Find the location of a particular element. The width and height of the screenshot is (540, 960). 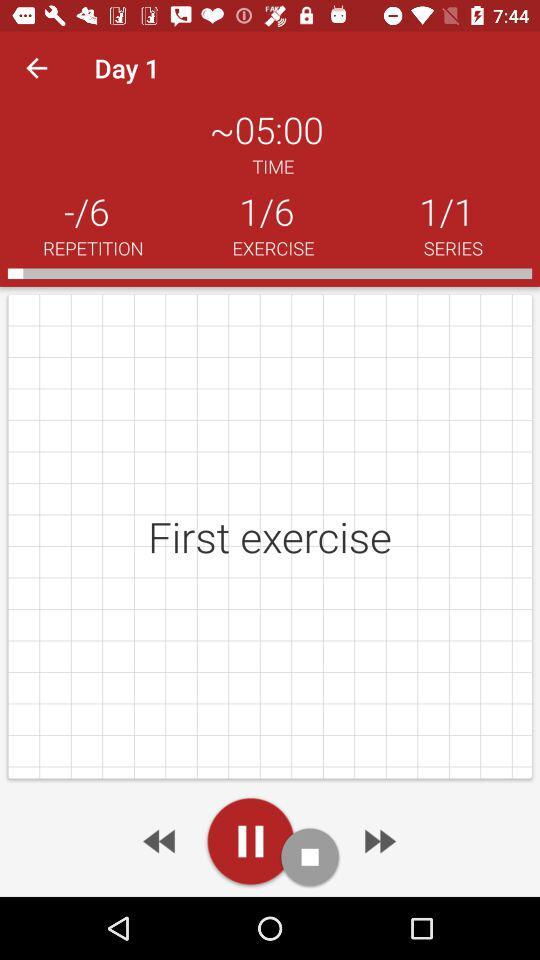

fast forward is located at coordinates (378, 840).